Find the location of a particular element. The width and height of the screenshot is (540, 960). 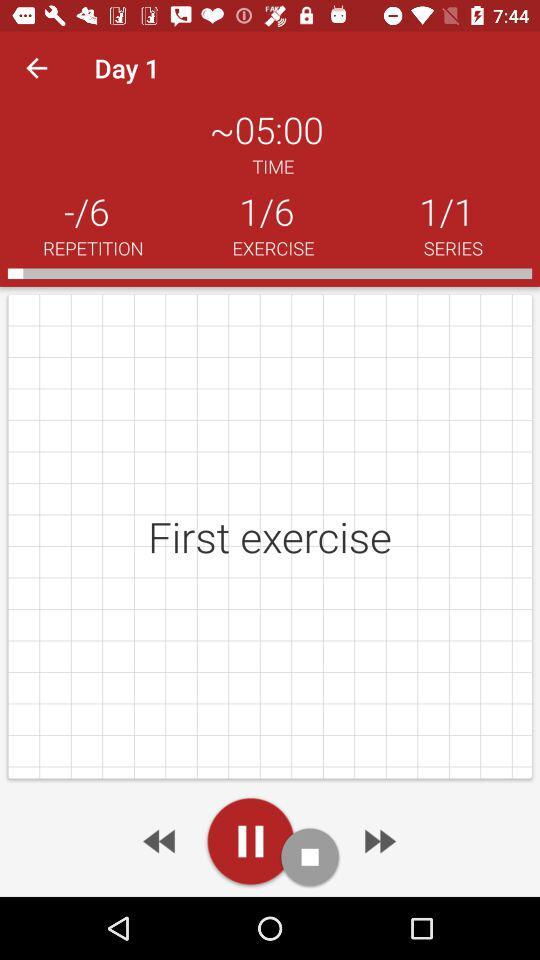

fast forward is located at coordinates (378, 840).